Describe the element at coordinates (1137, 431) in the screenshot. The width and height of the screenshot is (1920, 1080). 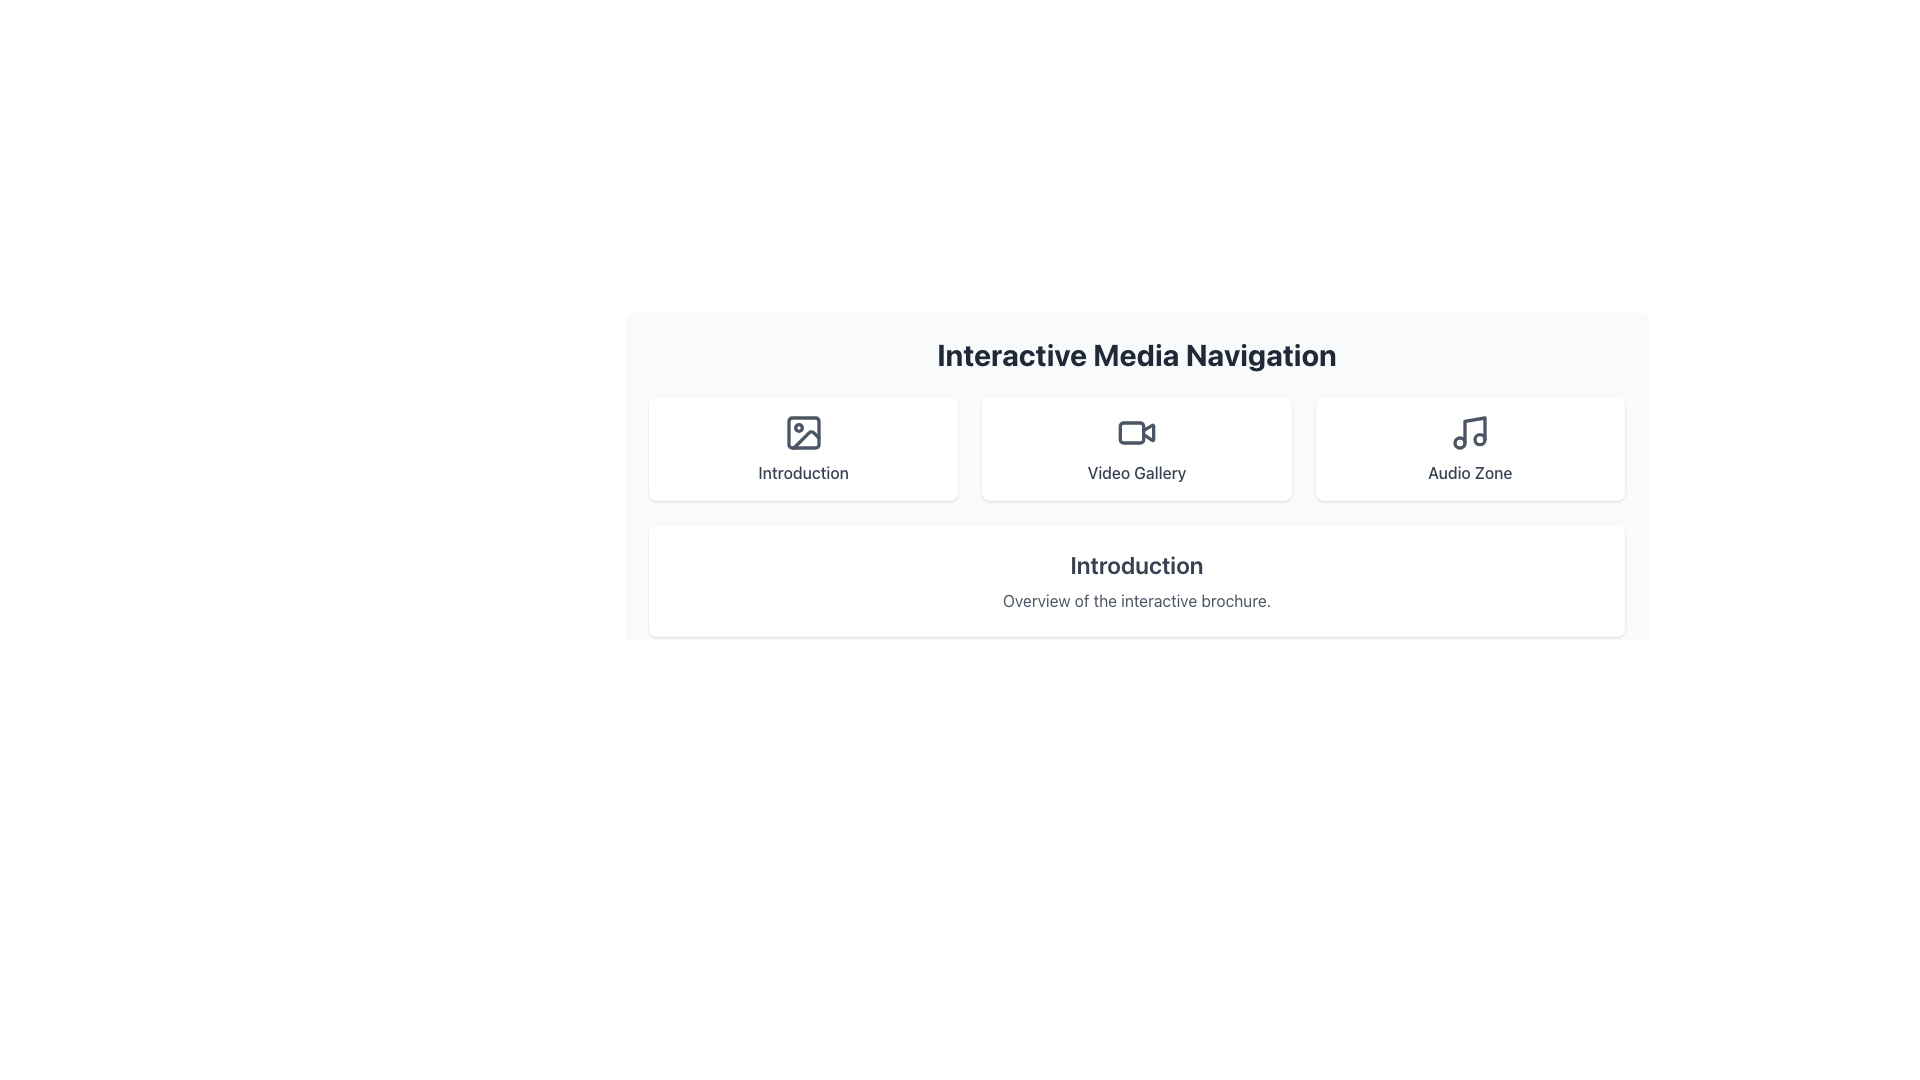
I see `the icon representing the video gallery feature, located above the label 'Video Gallery' in the central column of the interactive media navigation menu` at that location.